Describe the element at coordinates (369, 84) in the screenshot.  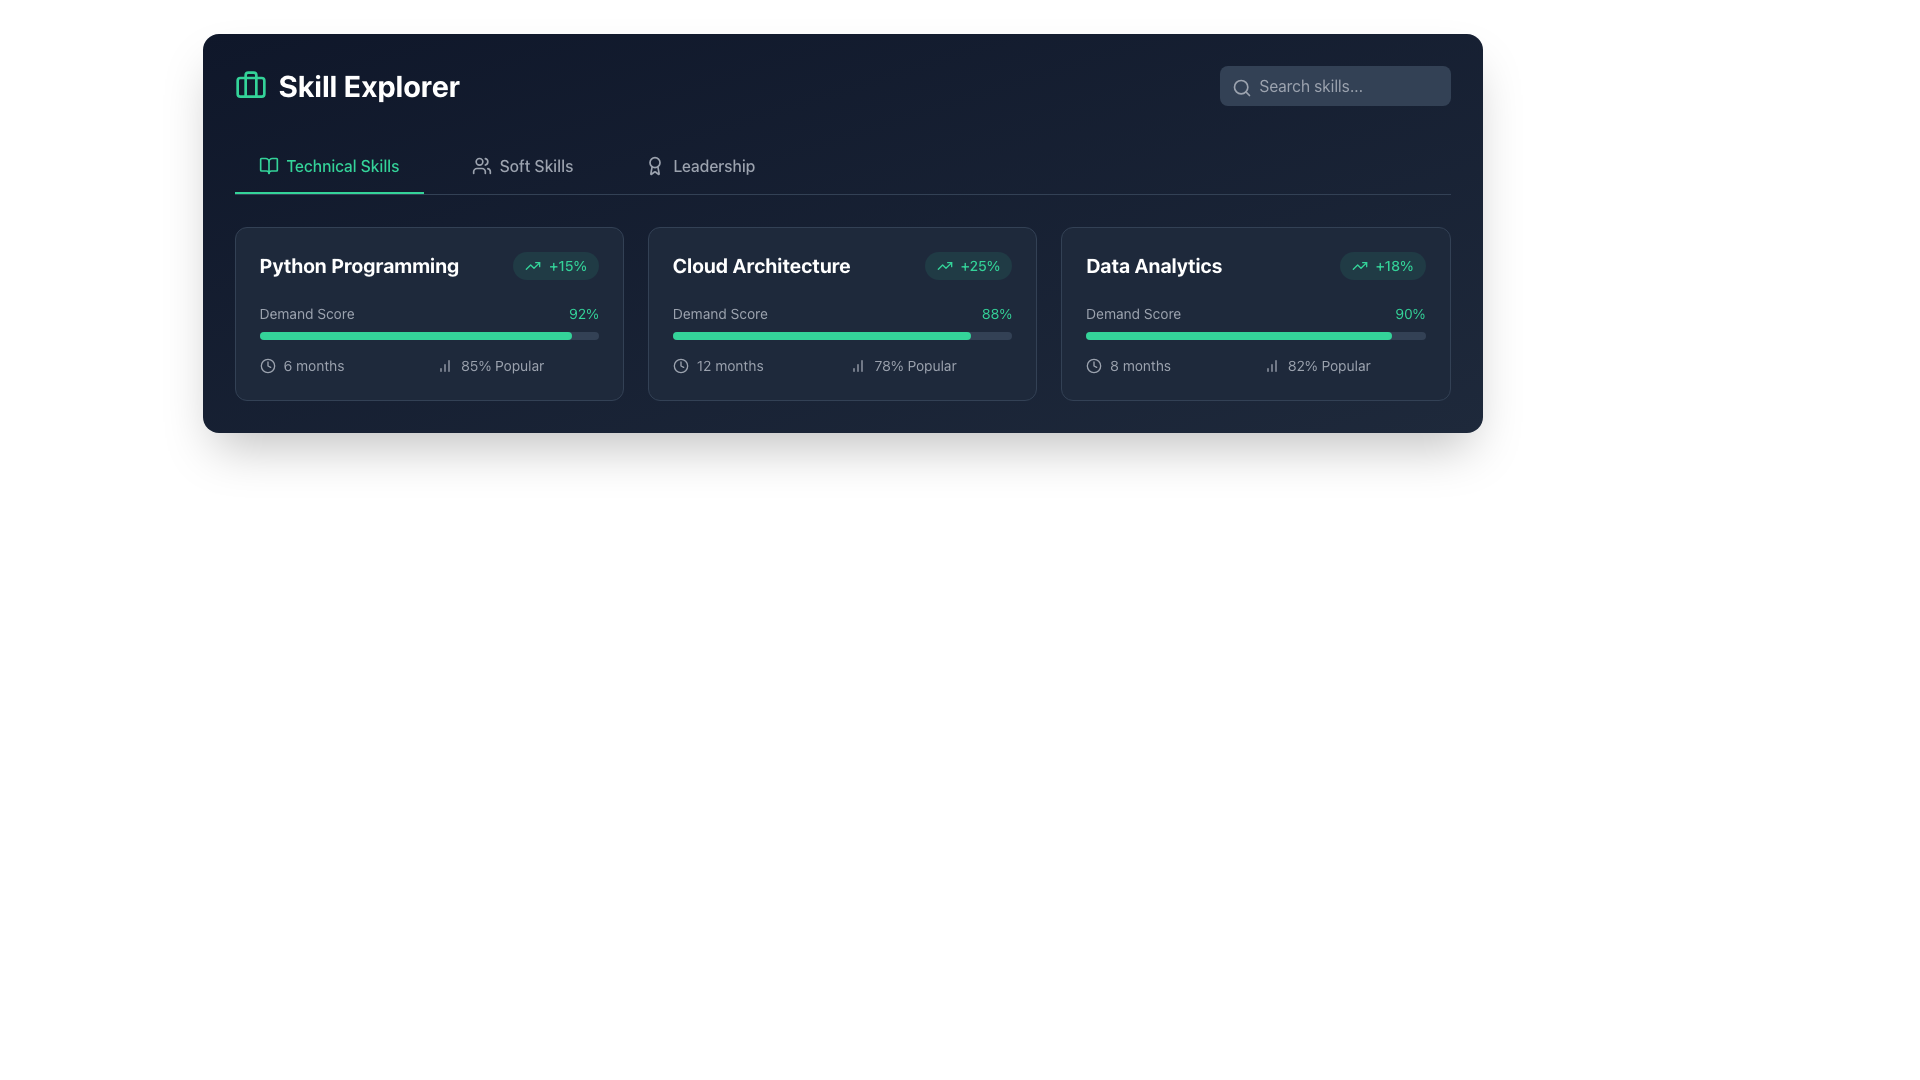
I see `the 'Skill Explorer' static text element, which is styled in large, bold white font and is located to the right of a green briefcase icon in the upper left section of the interface` at that location.